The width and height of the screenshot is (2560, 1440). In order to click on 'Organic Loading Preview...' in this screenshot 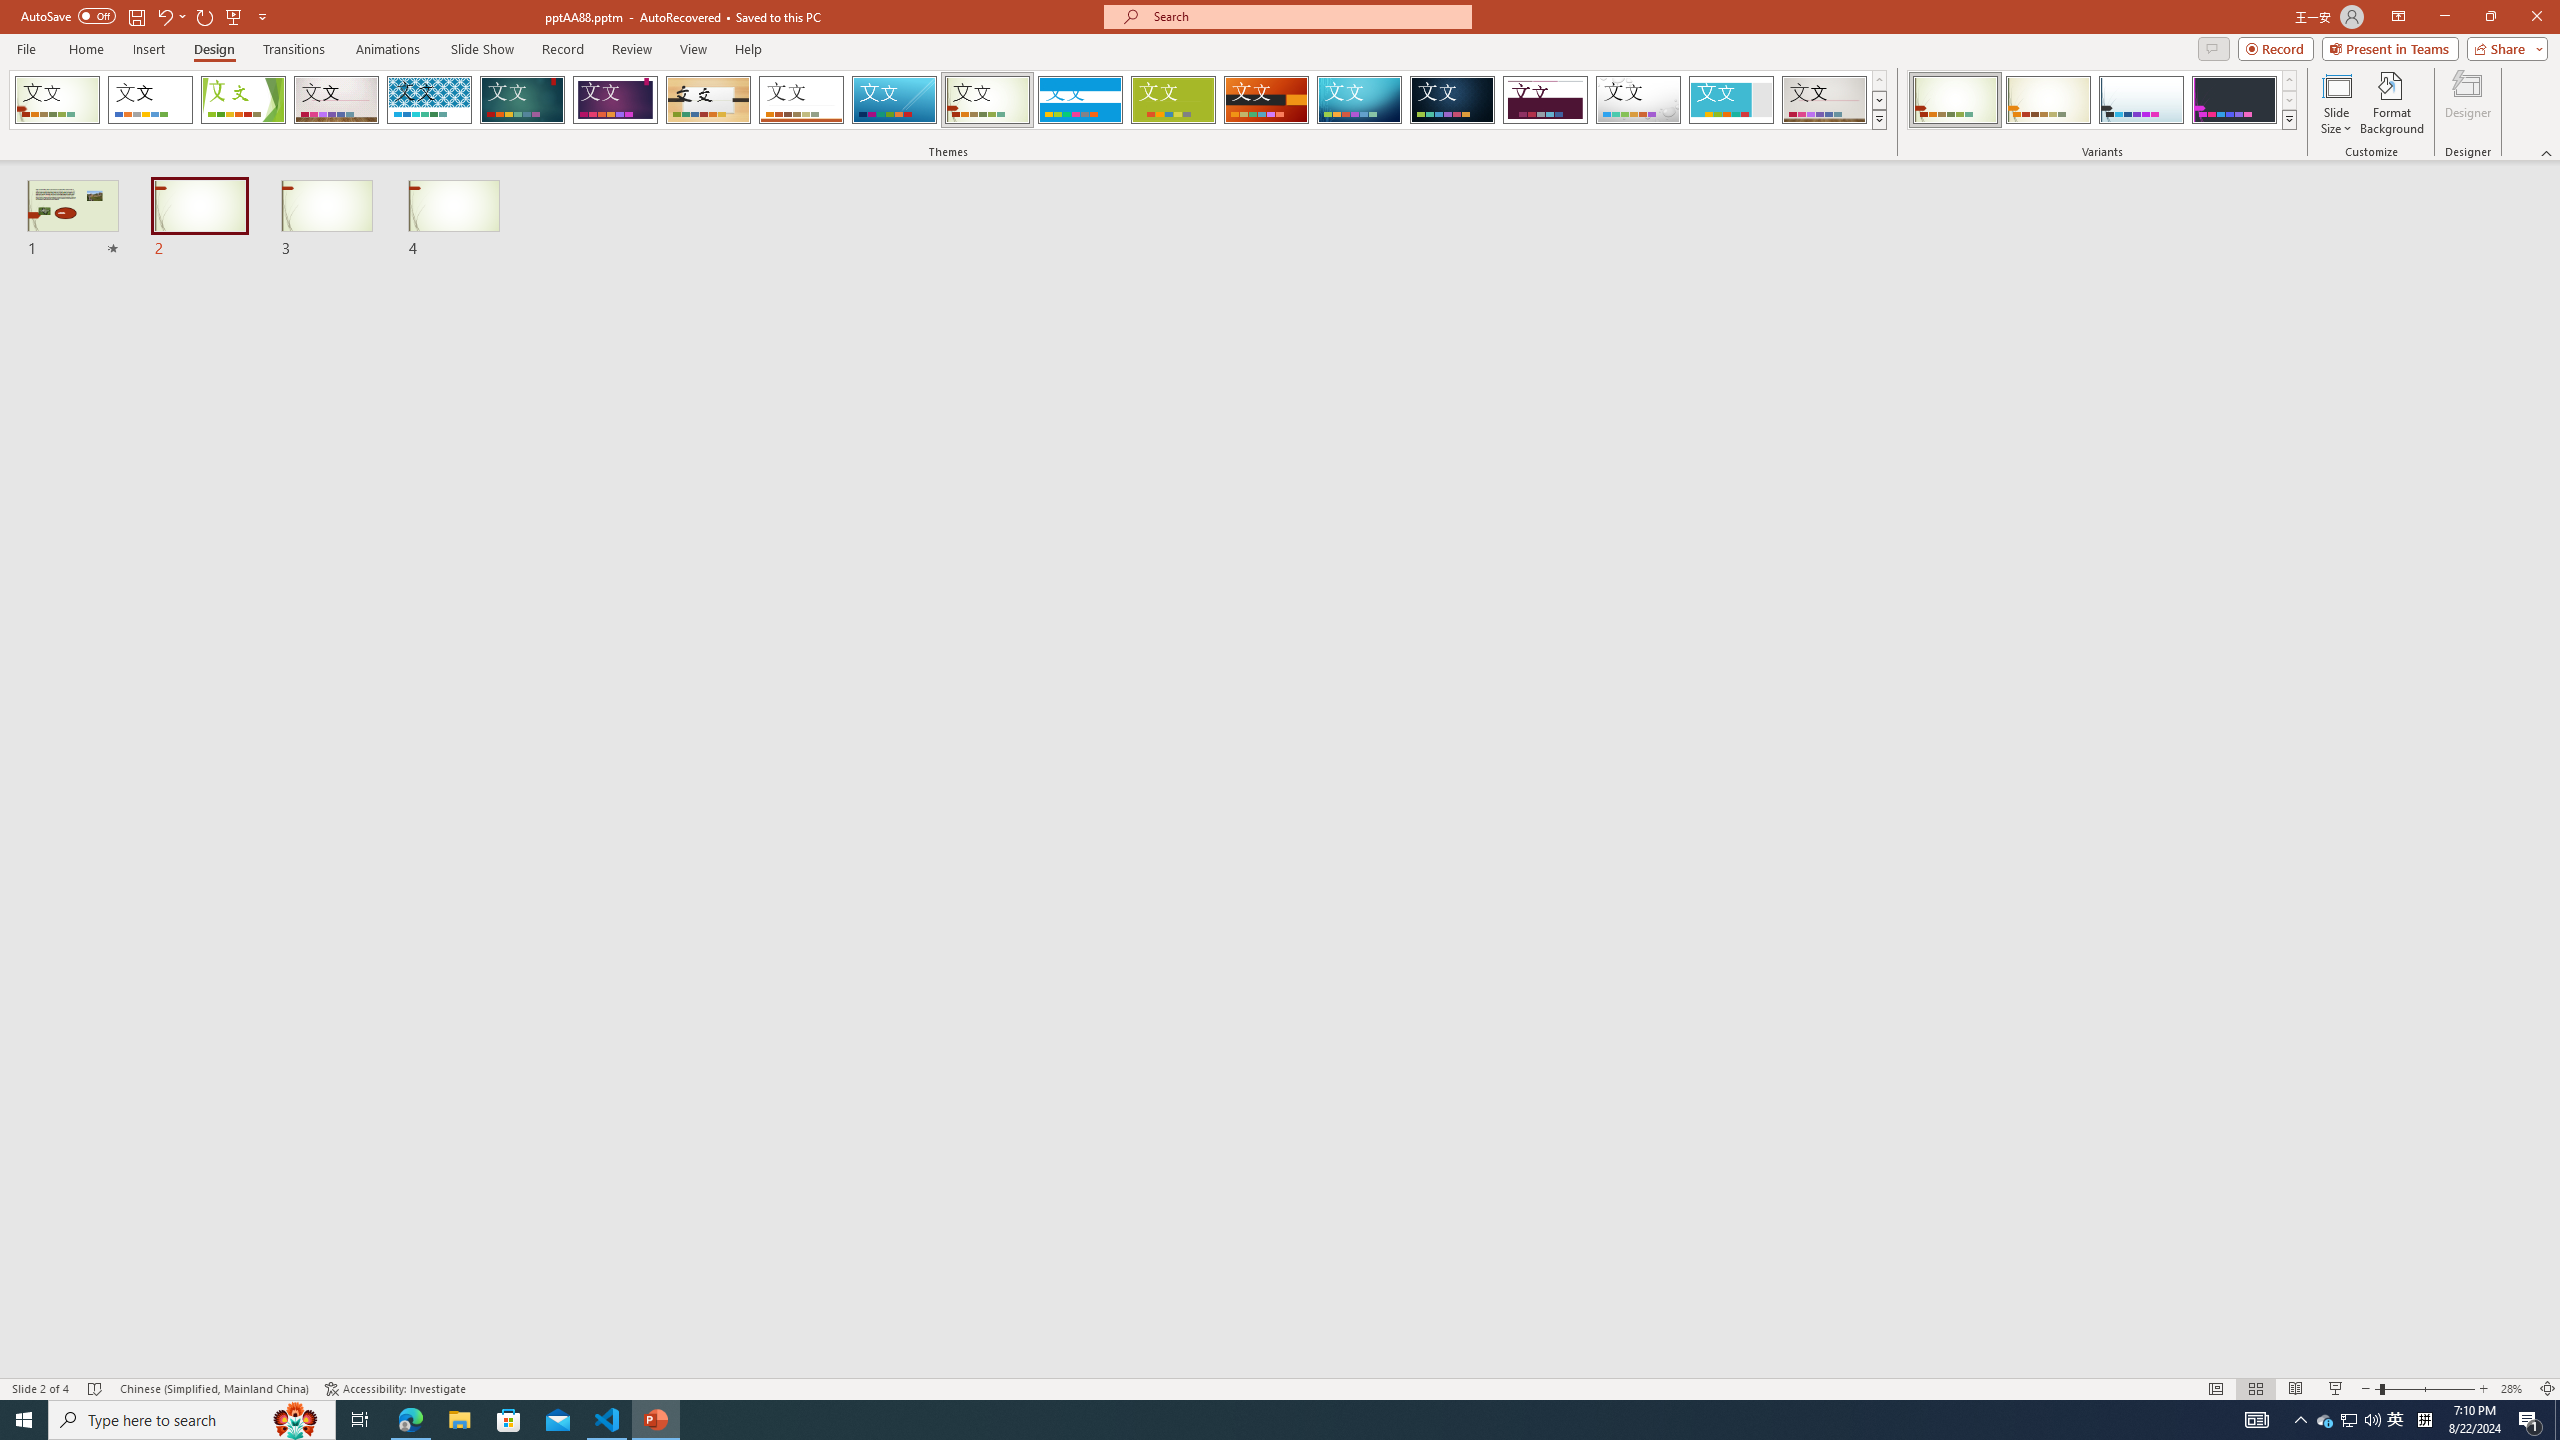, I will do `click(709, 99)`.